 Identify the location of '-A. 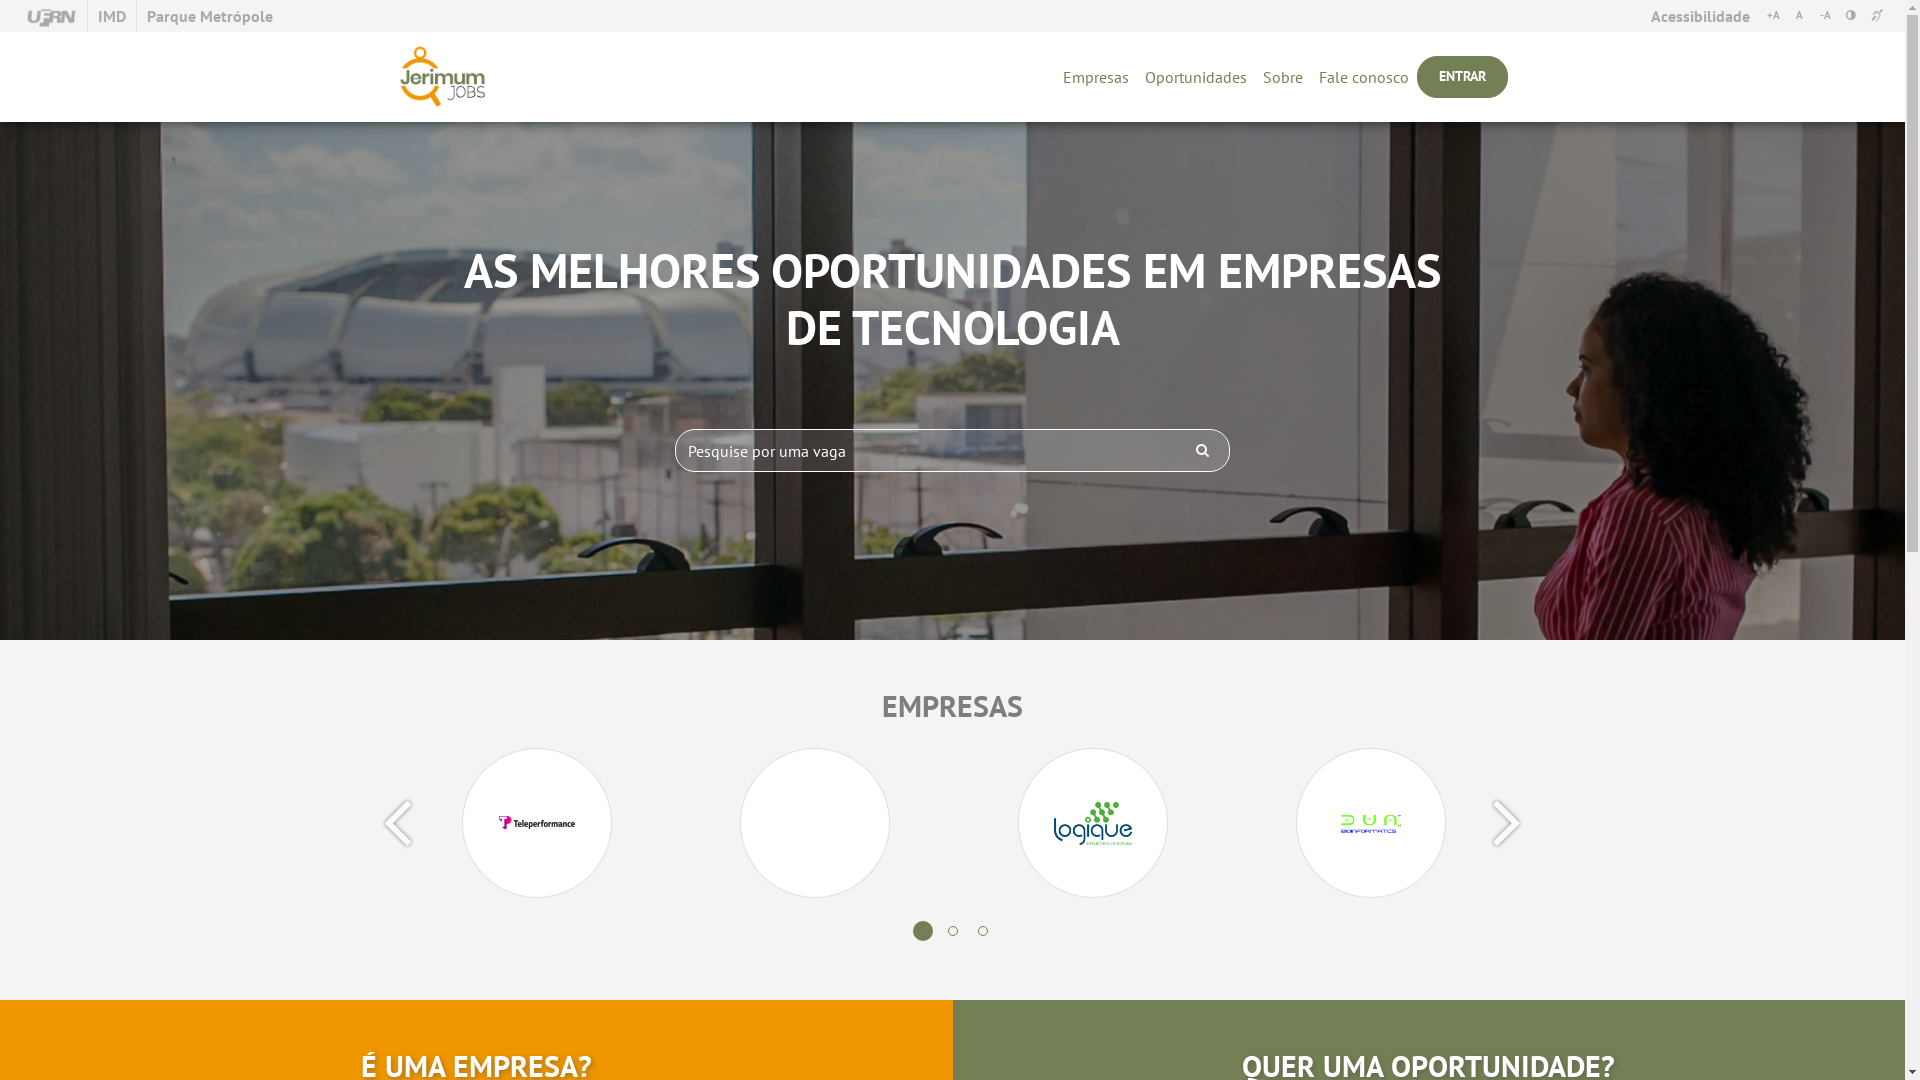
(1811, 15).